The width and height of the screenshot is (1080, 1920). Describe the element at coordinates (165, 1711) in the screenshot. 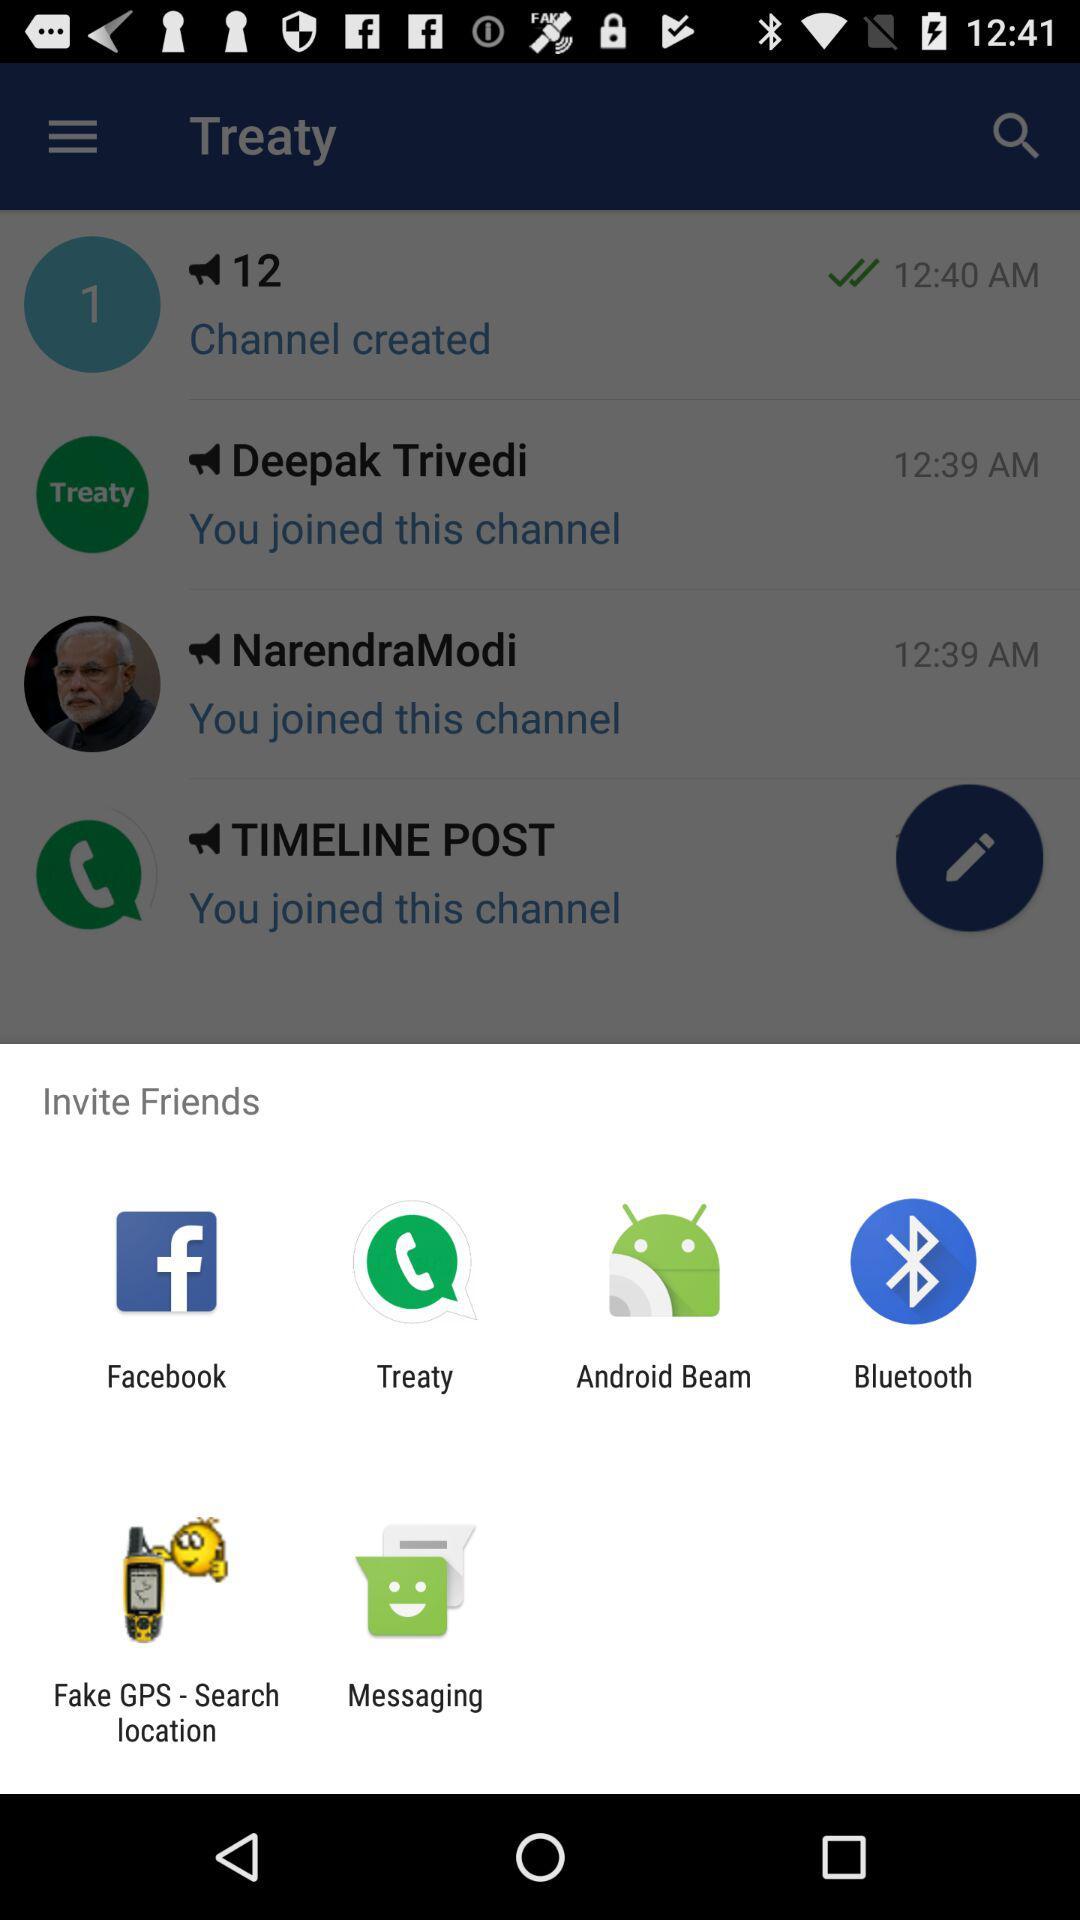

I see `the item to the left of the messaging app` at that location.